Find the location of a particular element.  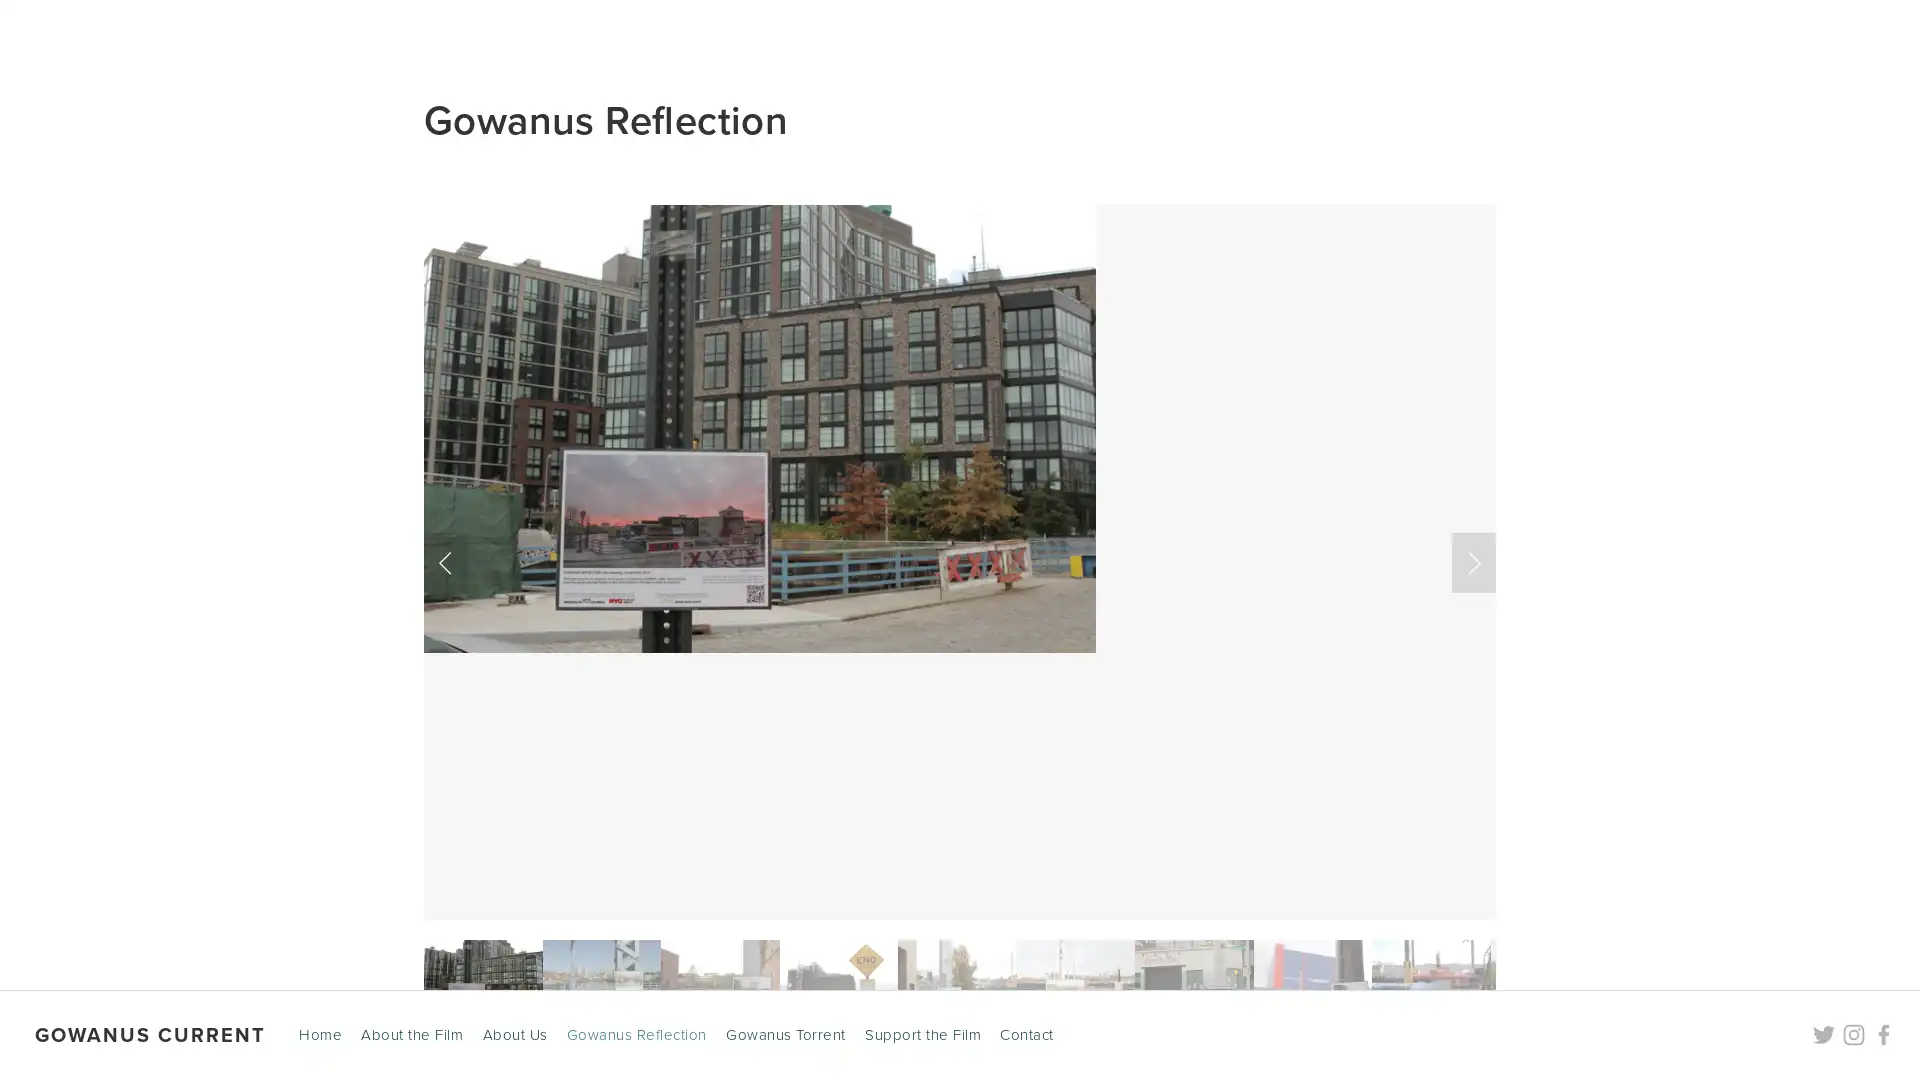

Slide 10 is located at coordinates (1548, 977).